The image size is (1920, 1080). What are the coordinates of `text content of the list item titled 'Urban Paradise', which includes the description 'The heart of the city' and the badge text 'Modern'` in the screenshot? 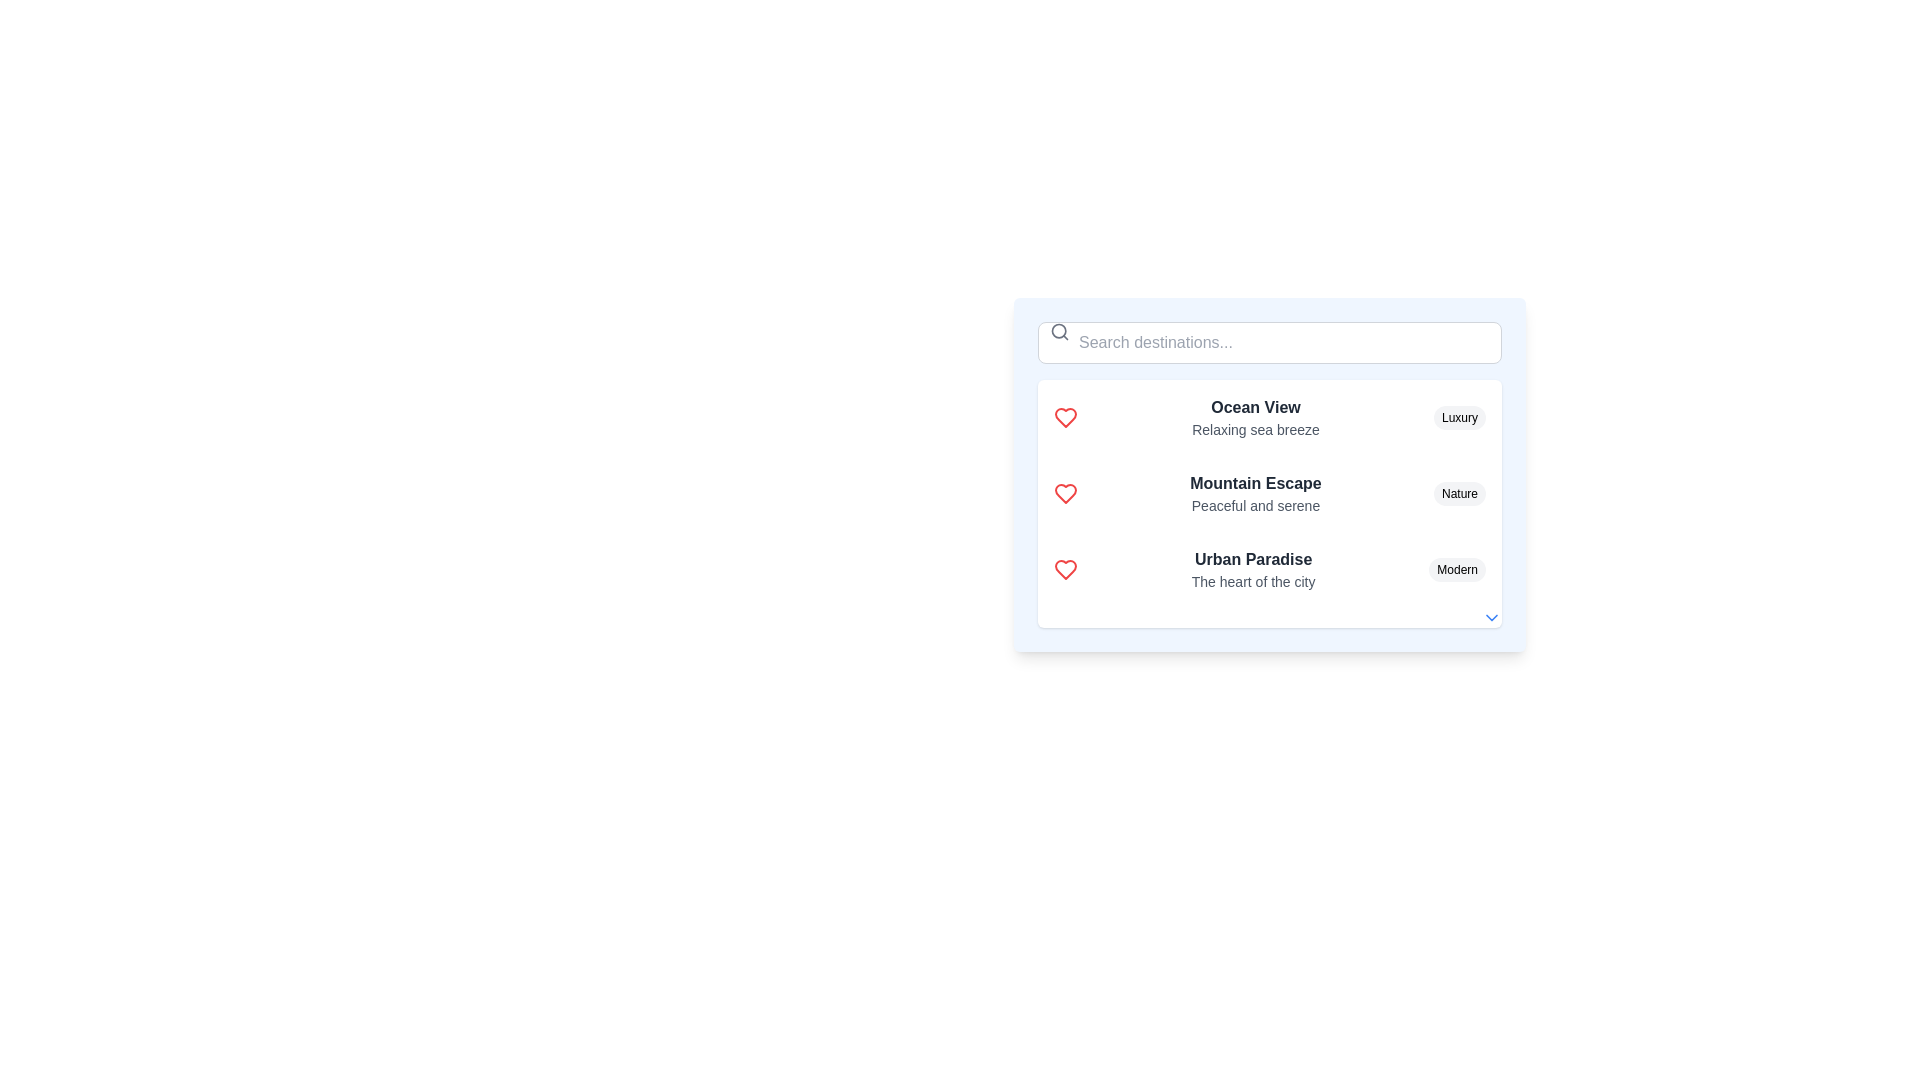 It's located at (1269, 570).